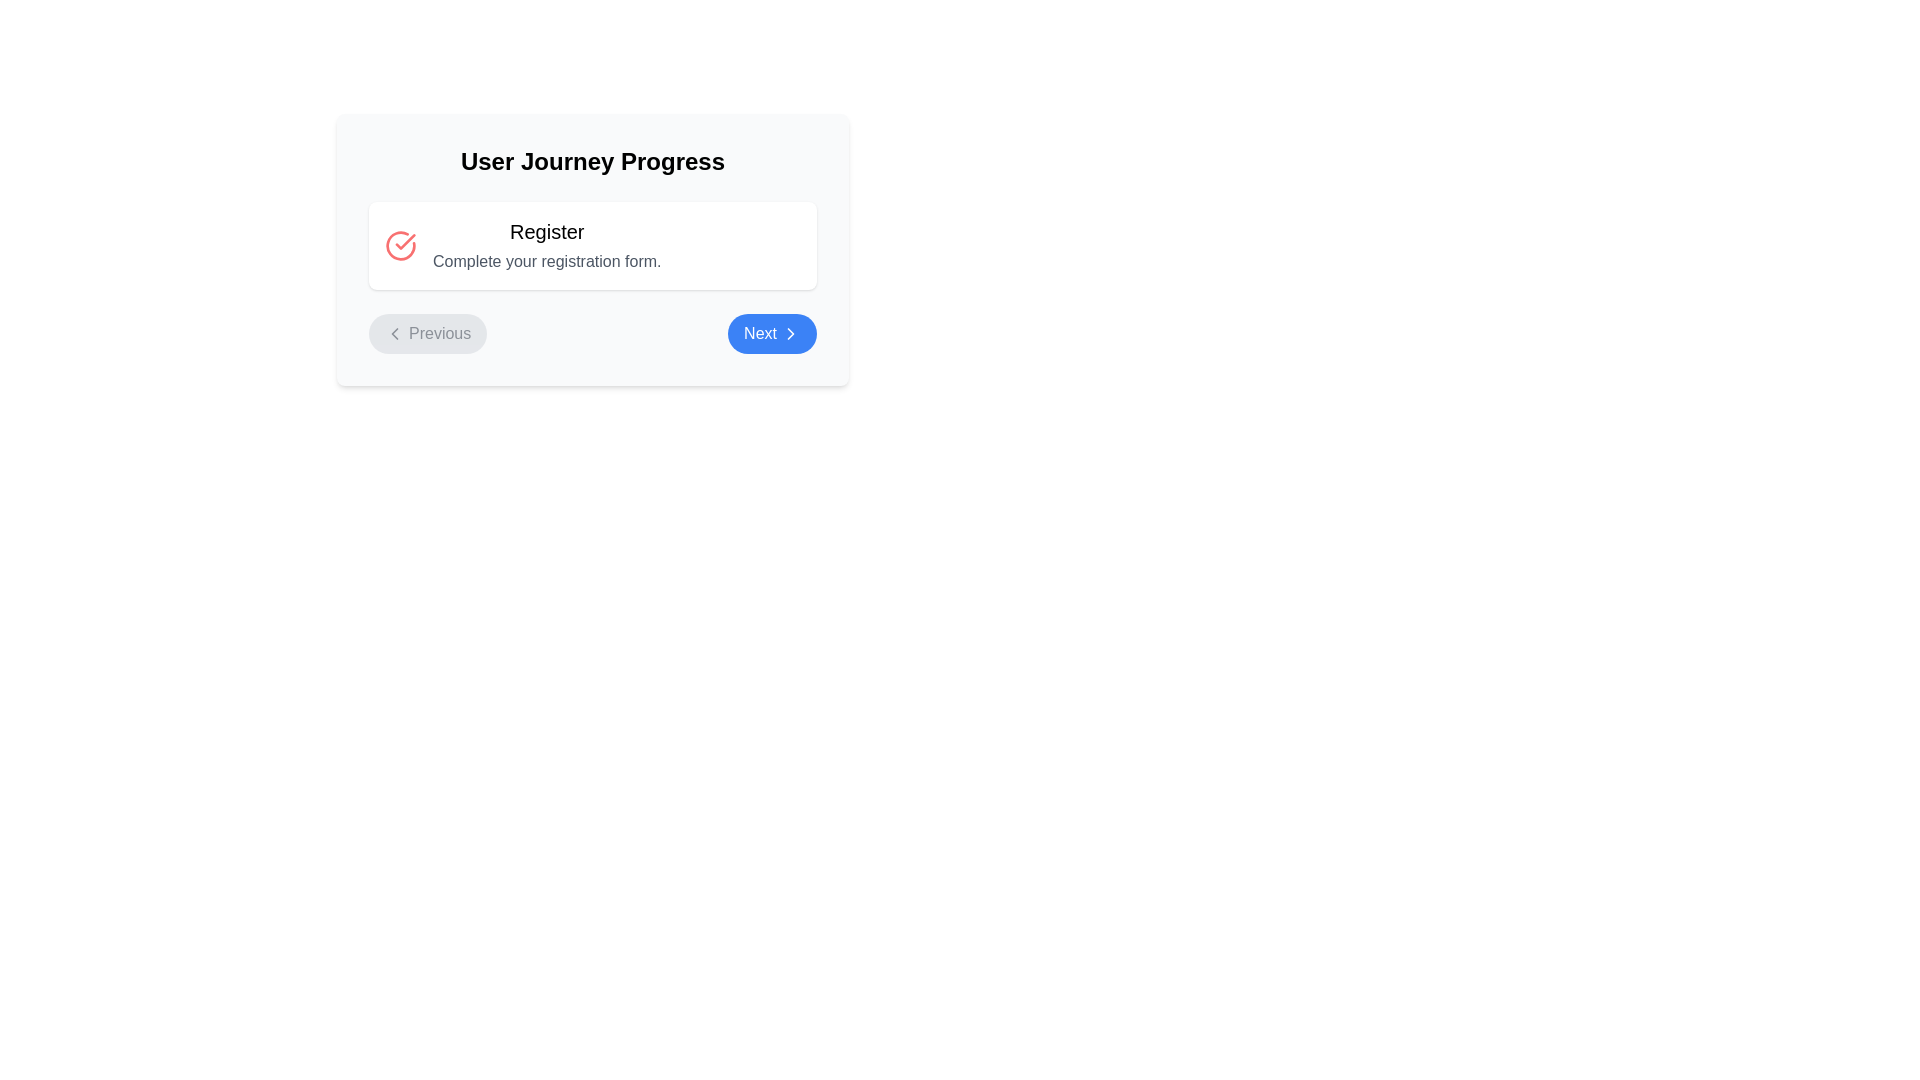 Image resolution: width=1920 pixels, height=1080 pixels. What do you see at coordinates (394, 333) in the screenshot?
I see `the backward navigation icon located at the bottom-left of the 'Previous' button on the form card` at bounding box center [394, 333].